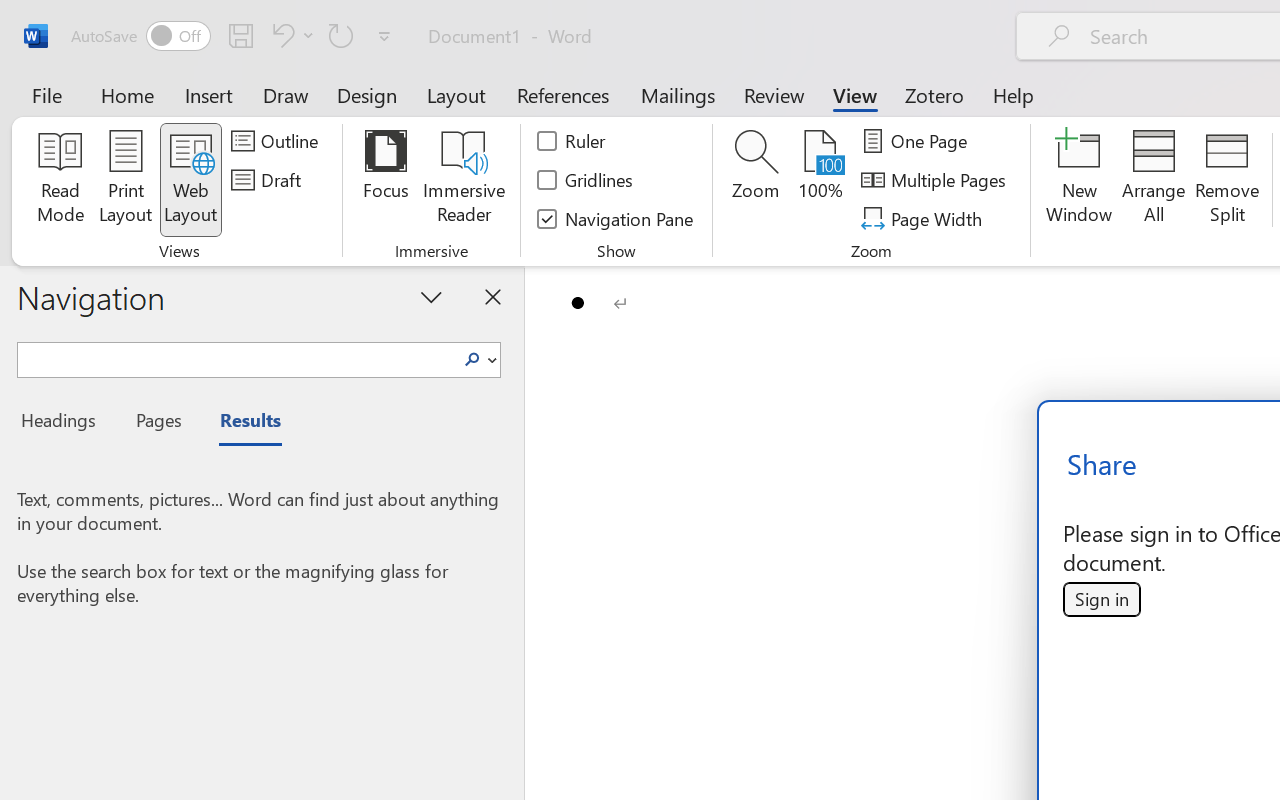 The height and width of the screenshot is (800, 1280). Describe the element at coordinates (237, 357) in the screenshot. I see `'Search document'` at that location.